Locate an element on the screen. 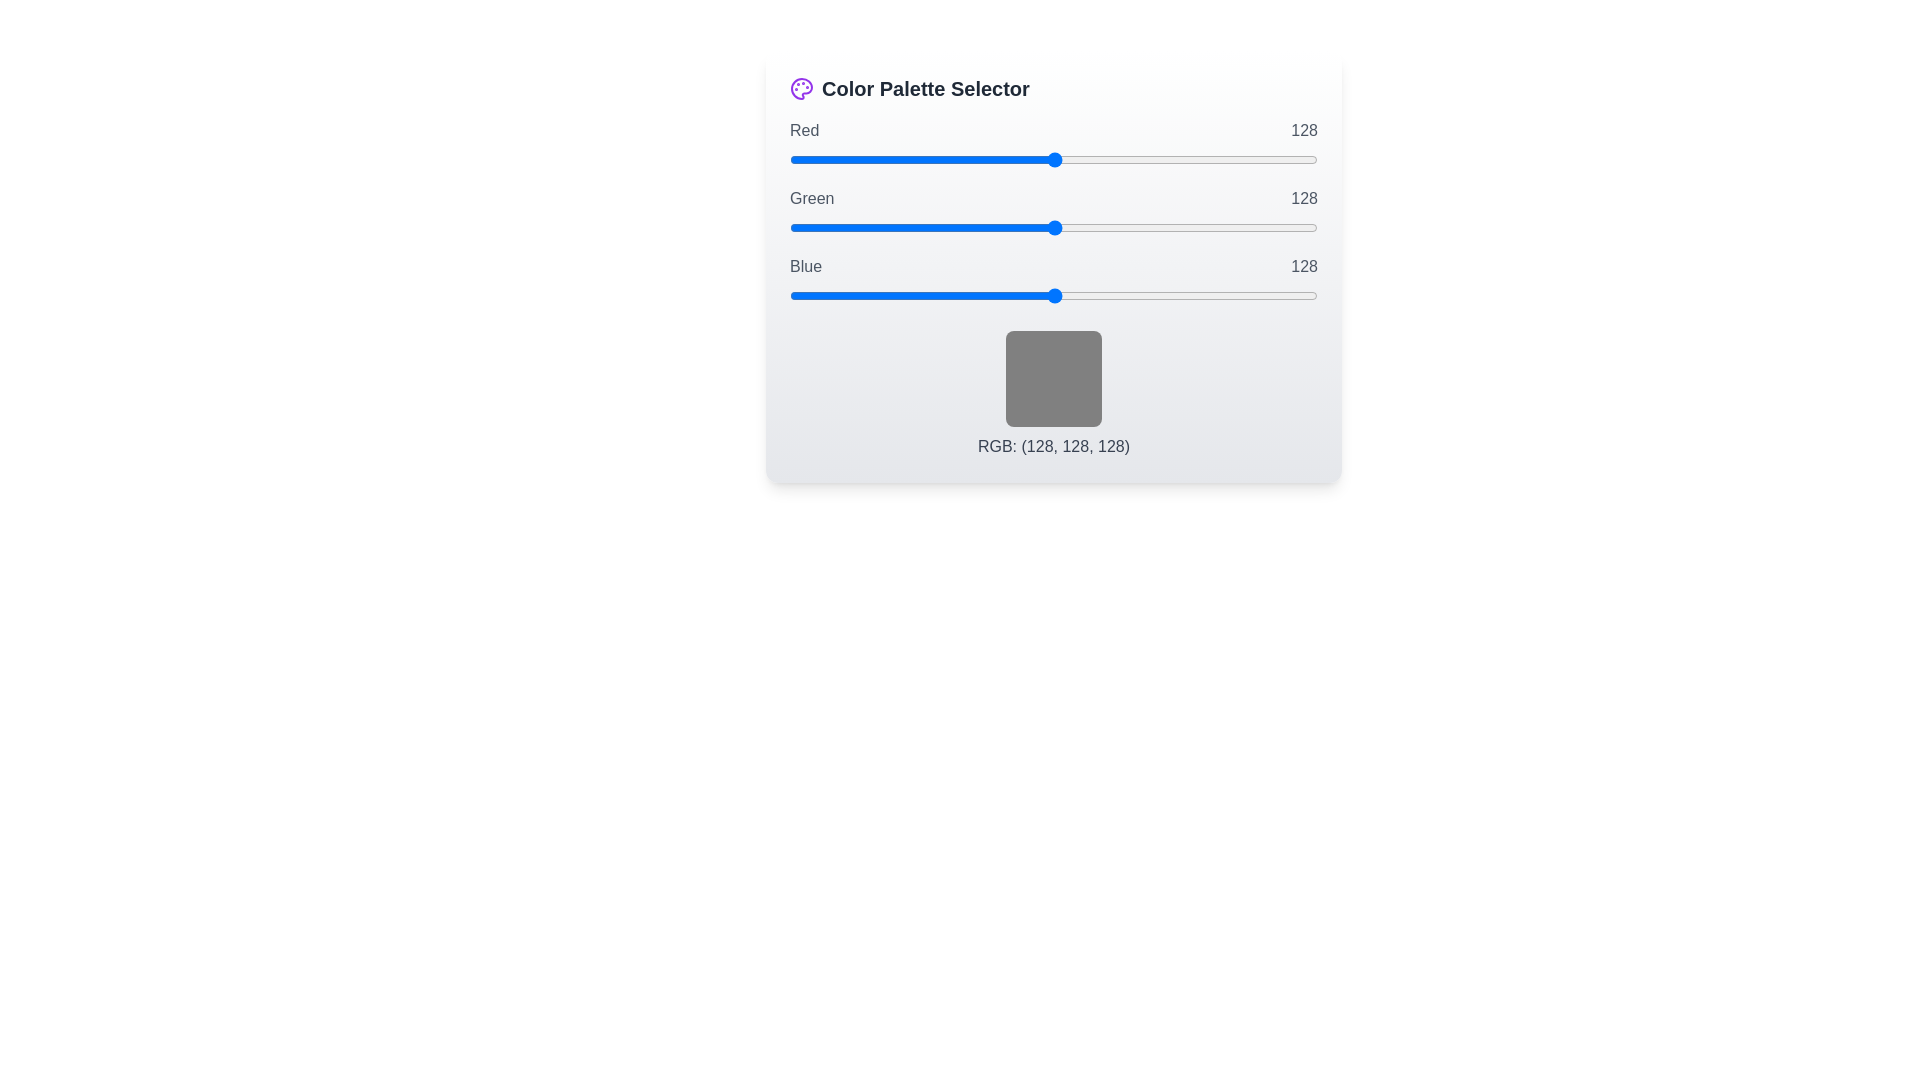  the 1 slider to 122 to observe the color preview box update is located at coordinates (1053, 226).